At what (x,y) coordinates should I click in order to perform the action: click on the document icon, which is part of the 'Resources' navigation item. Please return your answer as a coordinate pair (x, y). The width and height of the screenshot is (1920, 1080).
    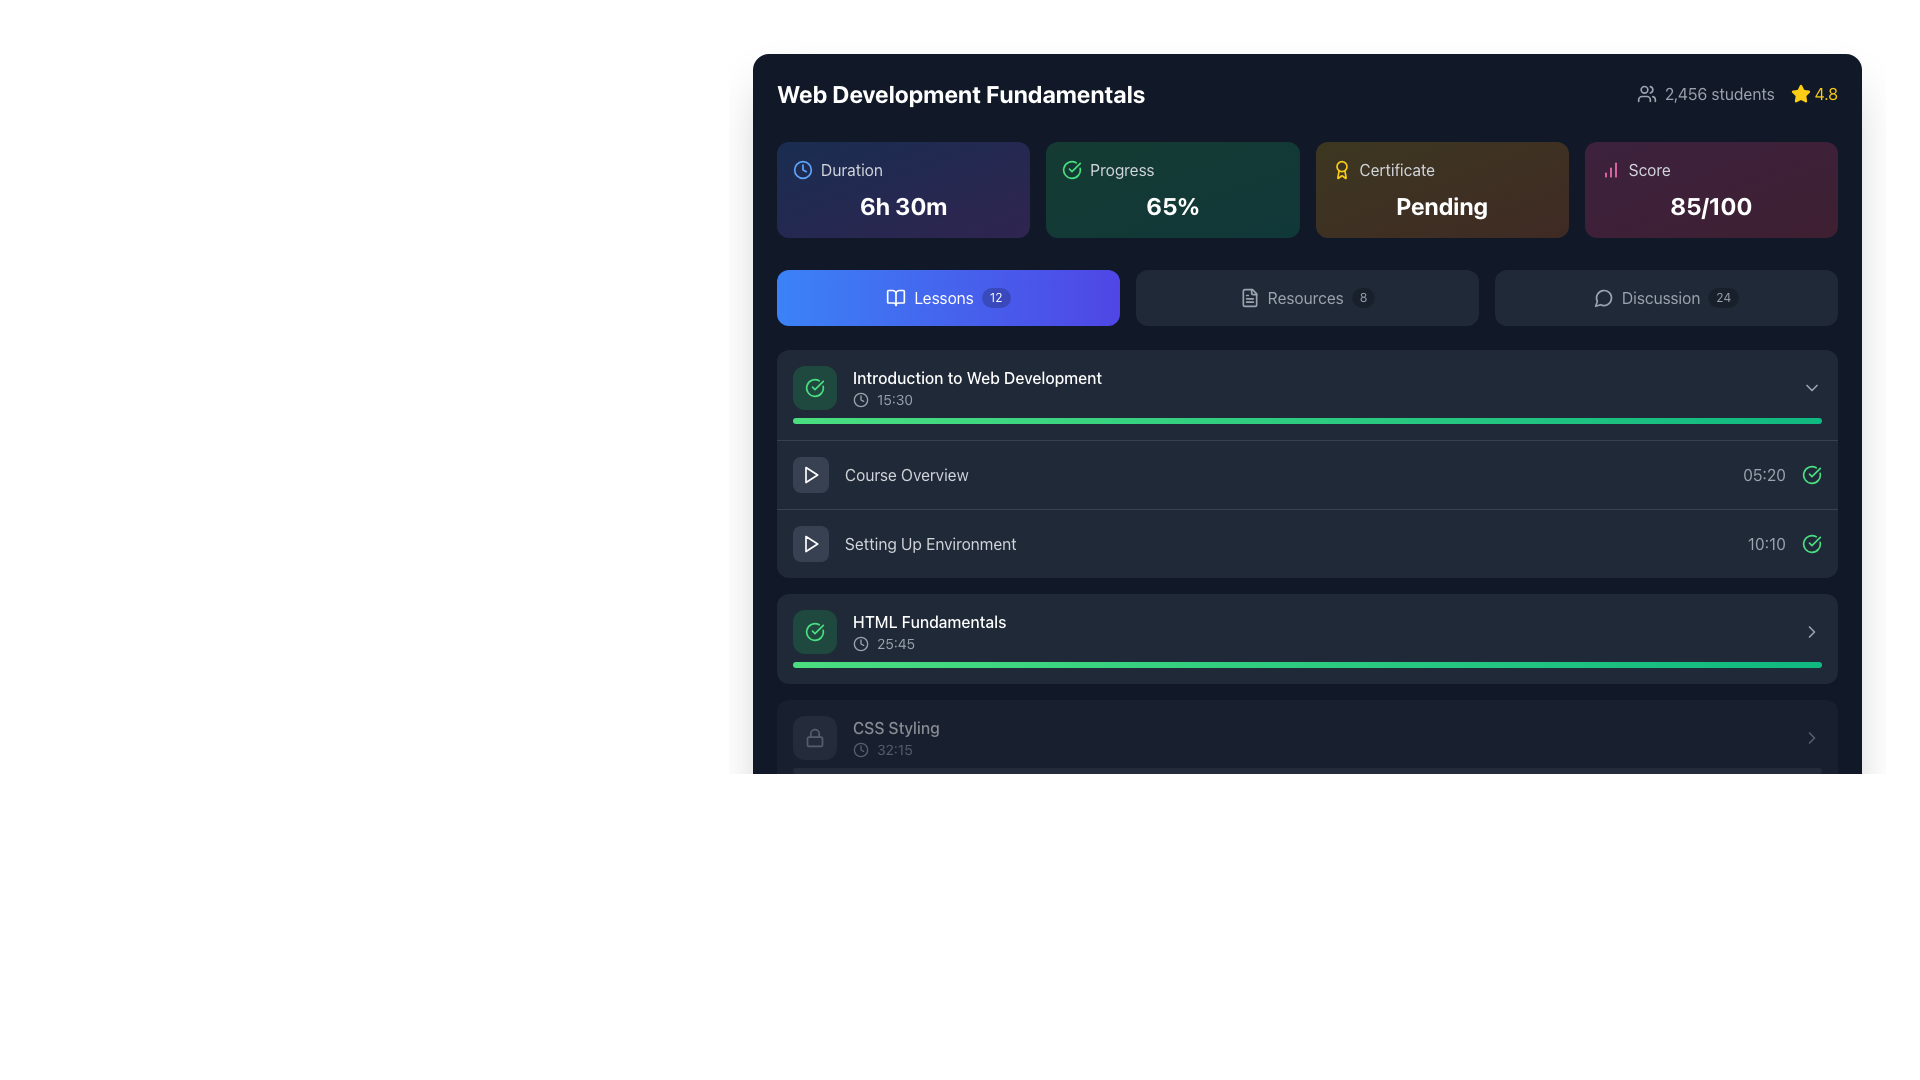
    Looking at the image, I should click on (1248, 297).